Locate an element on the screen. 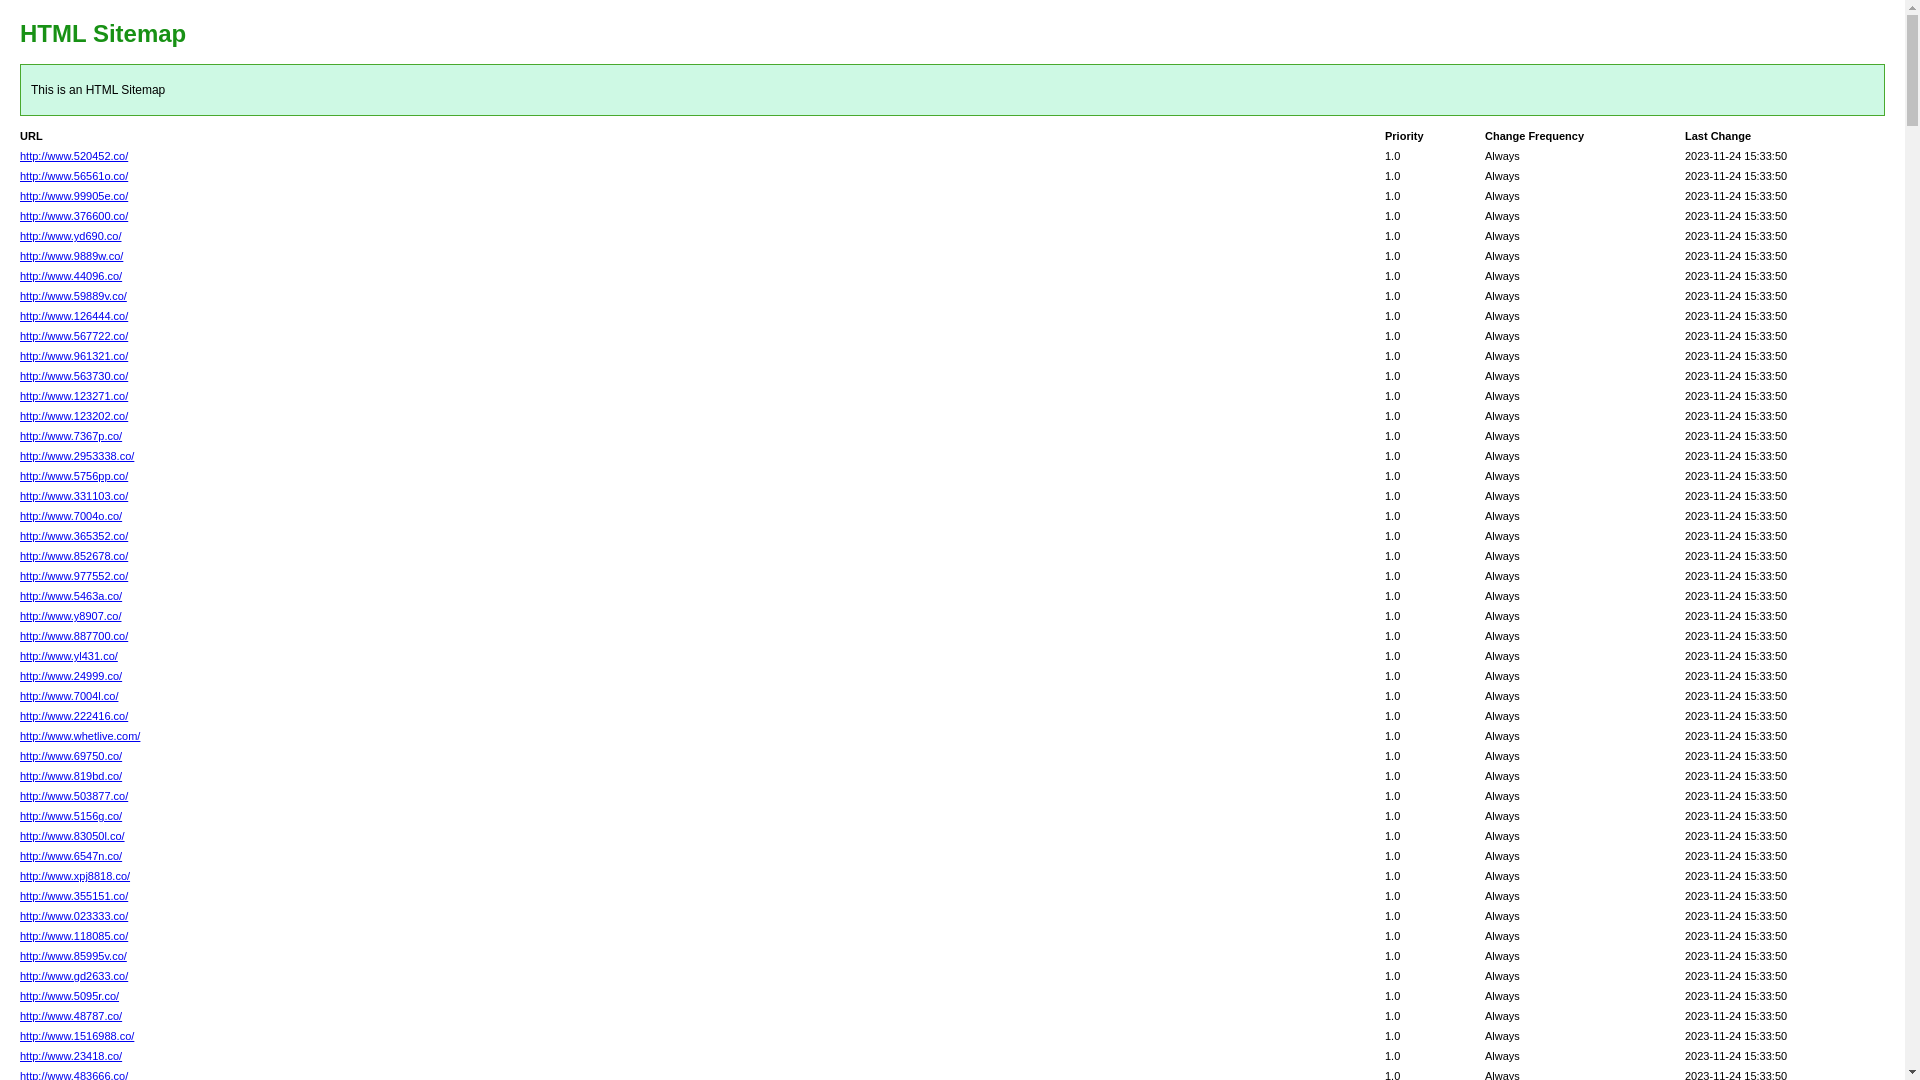  'http://www.xpj8818.co/' is located at coordinates (75, 874).